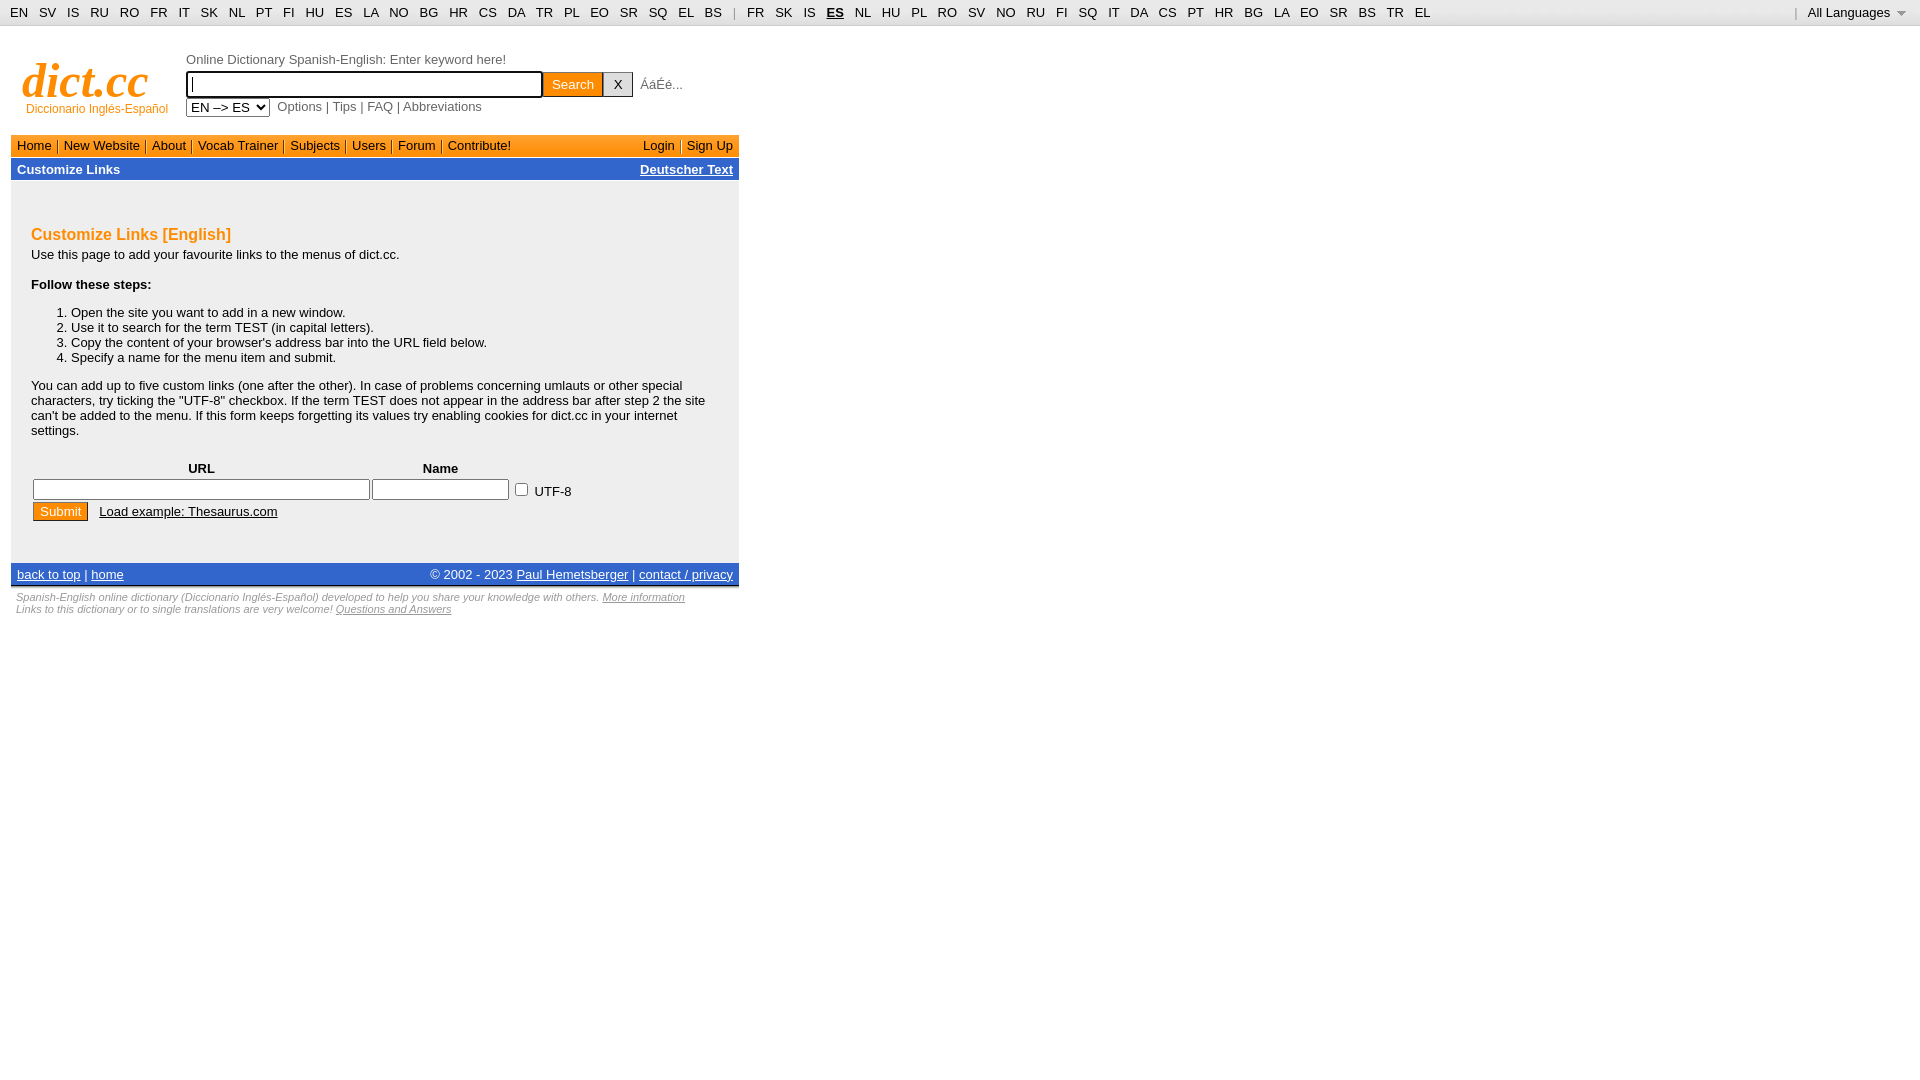 This screenshot has width=1920, height=1080. I want to click on 'PT', so click(263, 12).